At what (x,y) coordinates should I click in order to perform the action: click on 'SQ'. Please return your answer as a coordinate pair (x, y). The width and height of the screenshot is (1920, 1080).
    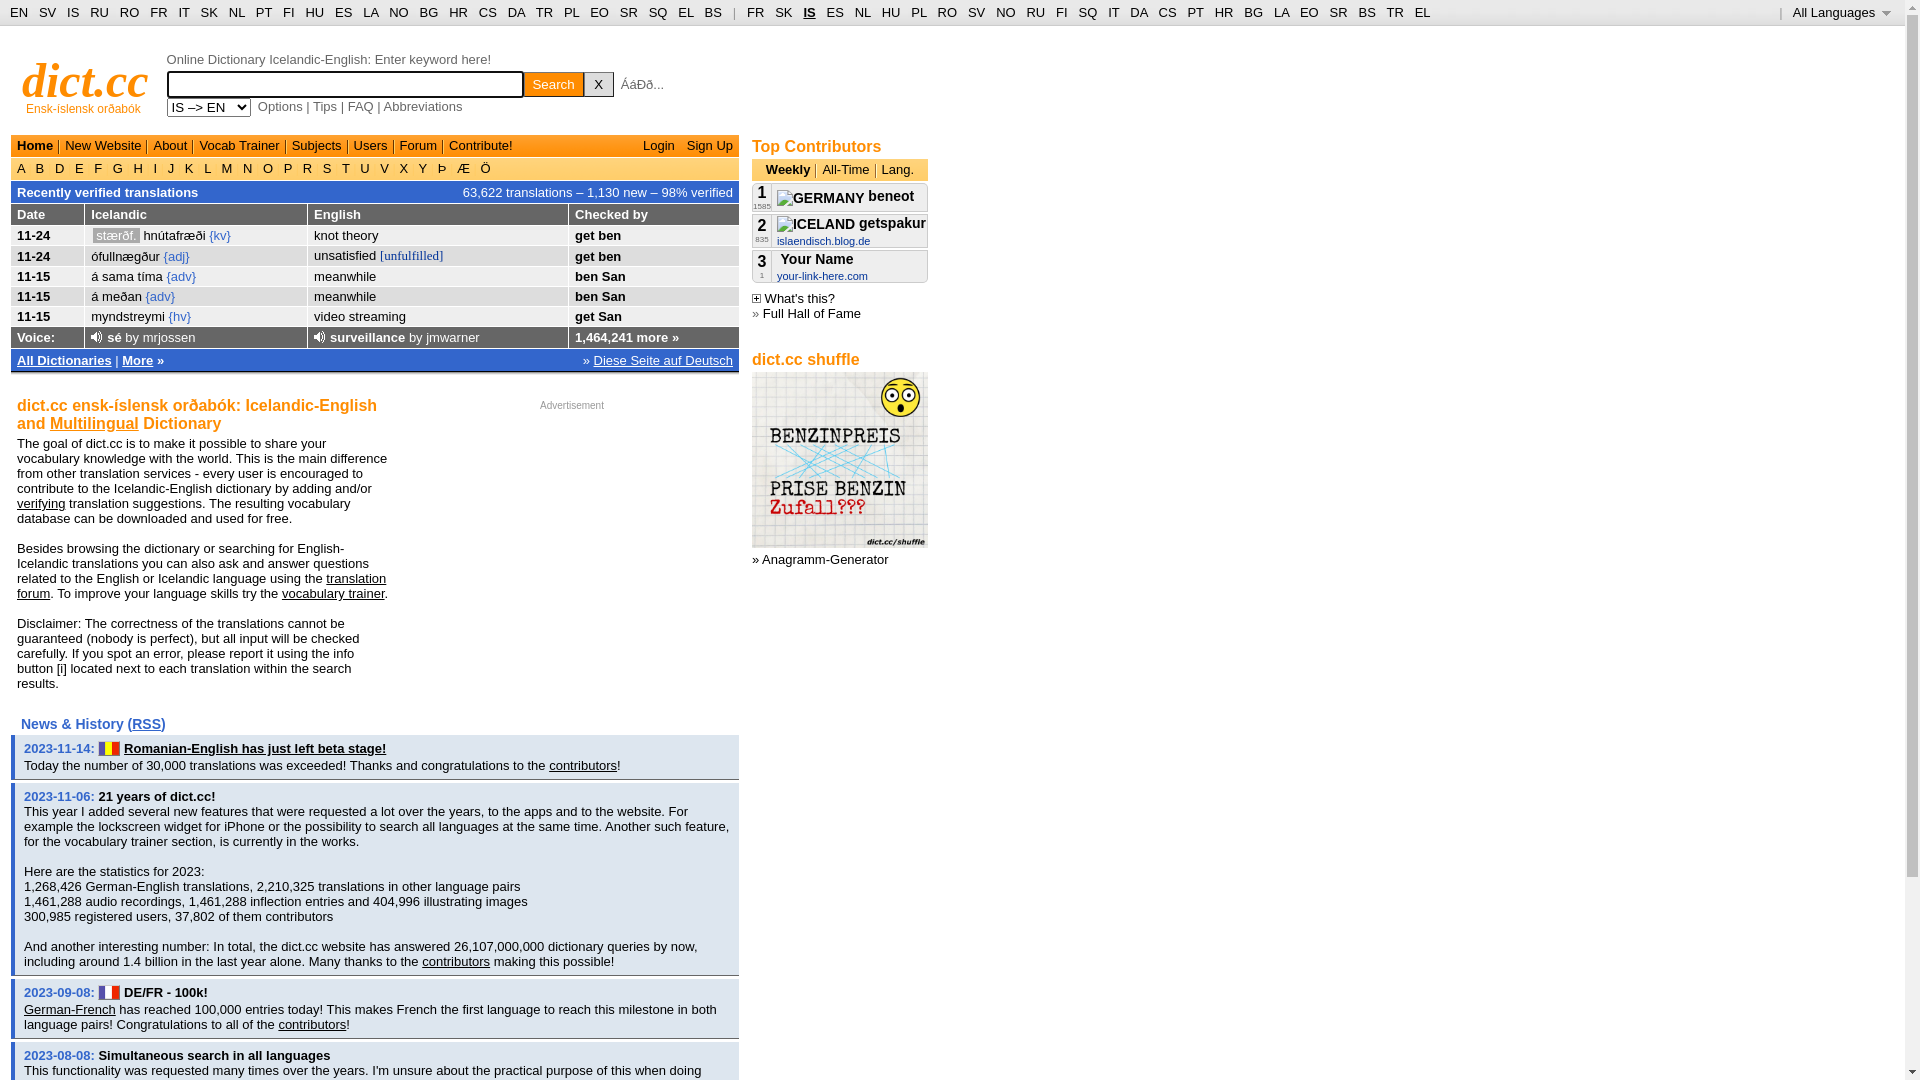
    Looking at the image, I should click on (658, 12).